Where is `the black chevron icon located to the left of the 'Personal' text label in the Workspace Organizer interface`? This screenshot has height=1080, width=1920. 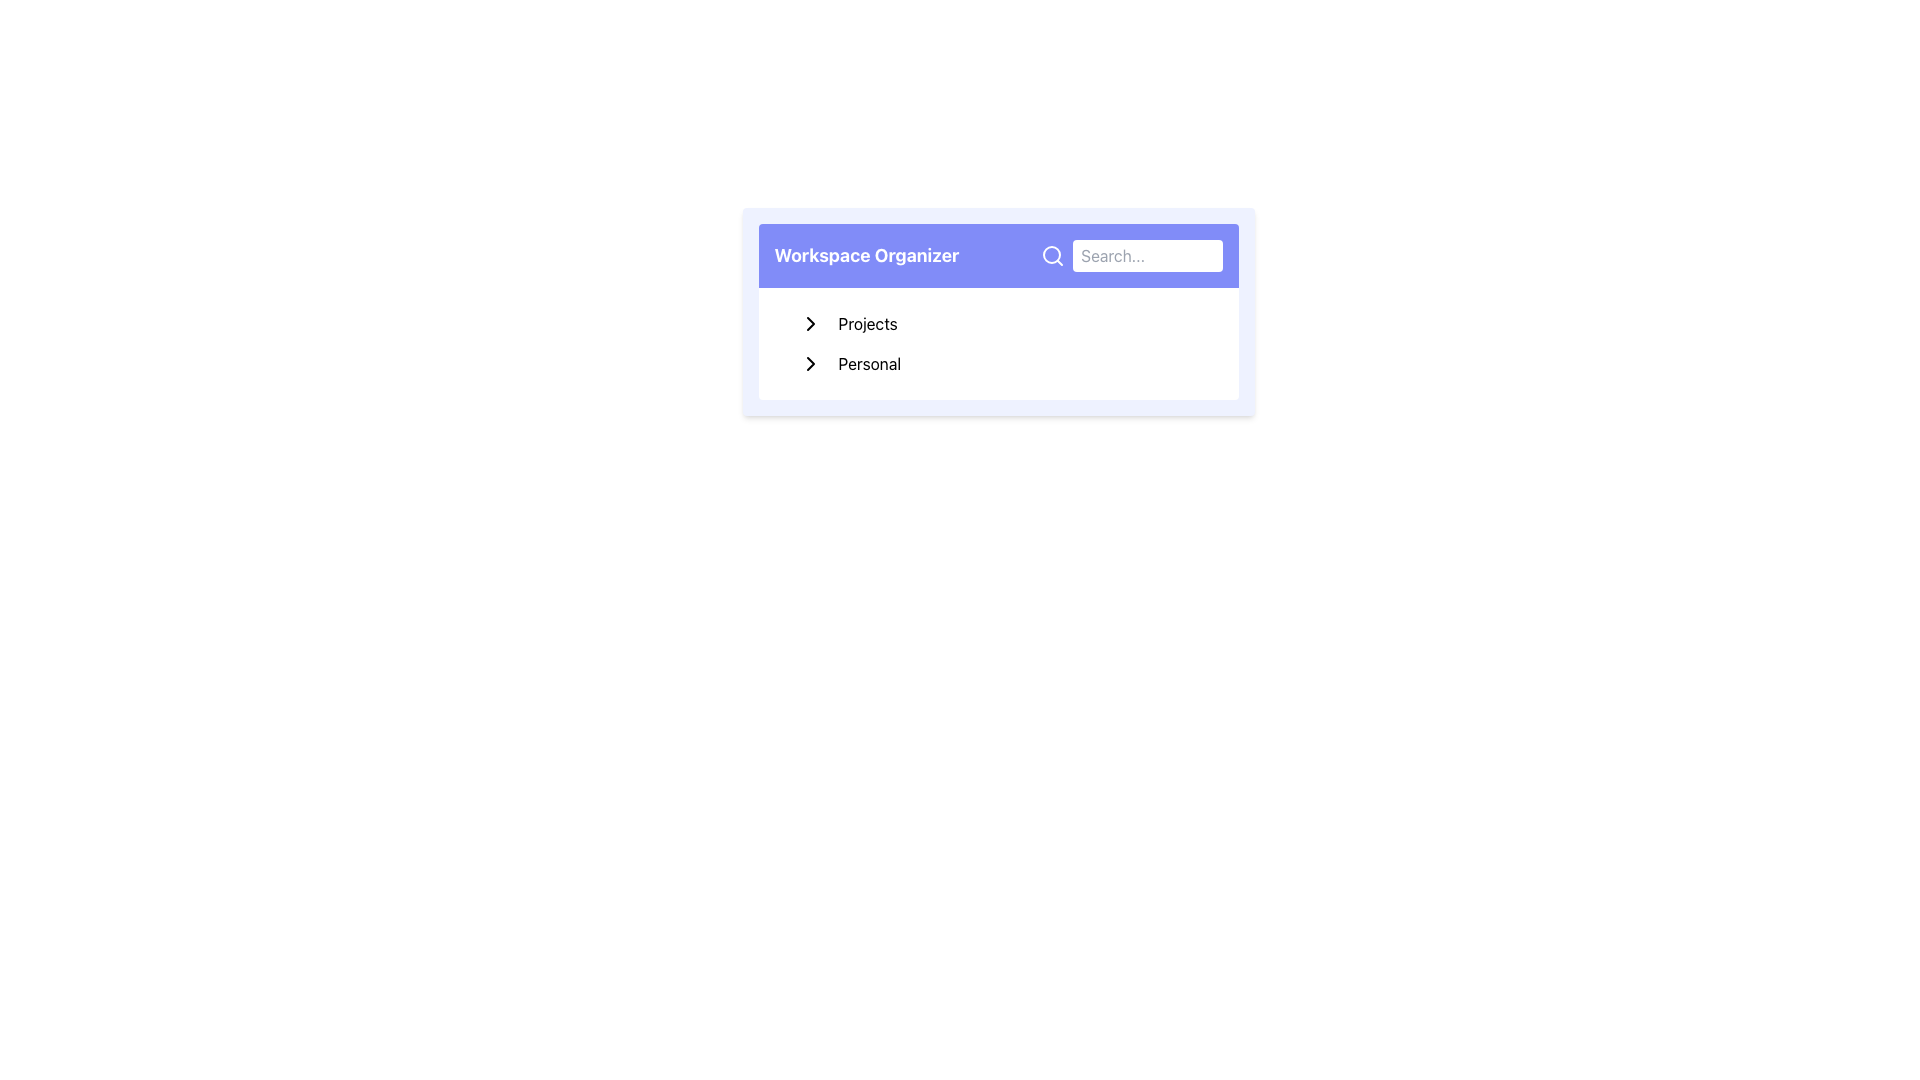
the black chevron icon located to the left of the 'Personal' text label in the Workspace Organizer interface is located at coordinates (810, 363).